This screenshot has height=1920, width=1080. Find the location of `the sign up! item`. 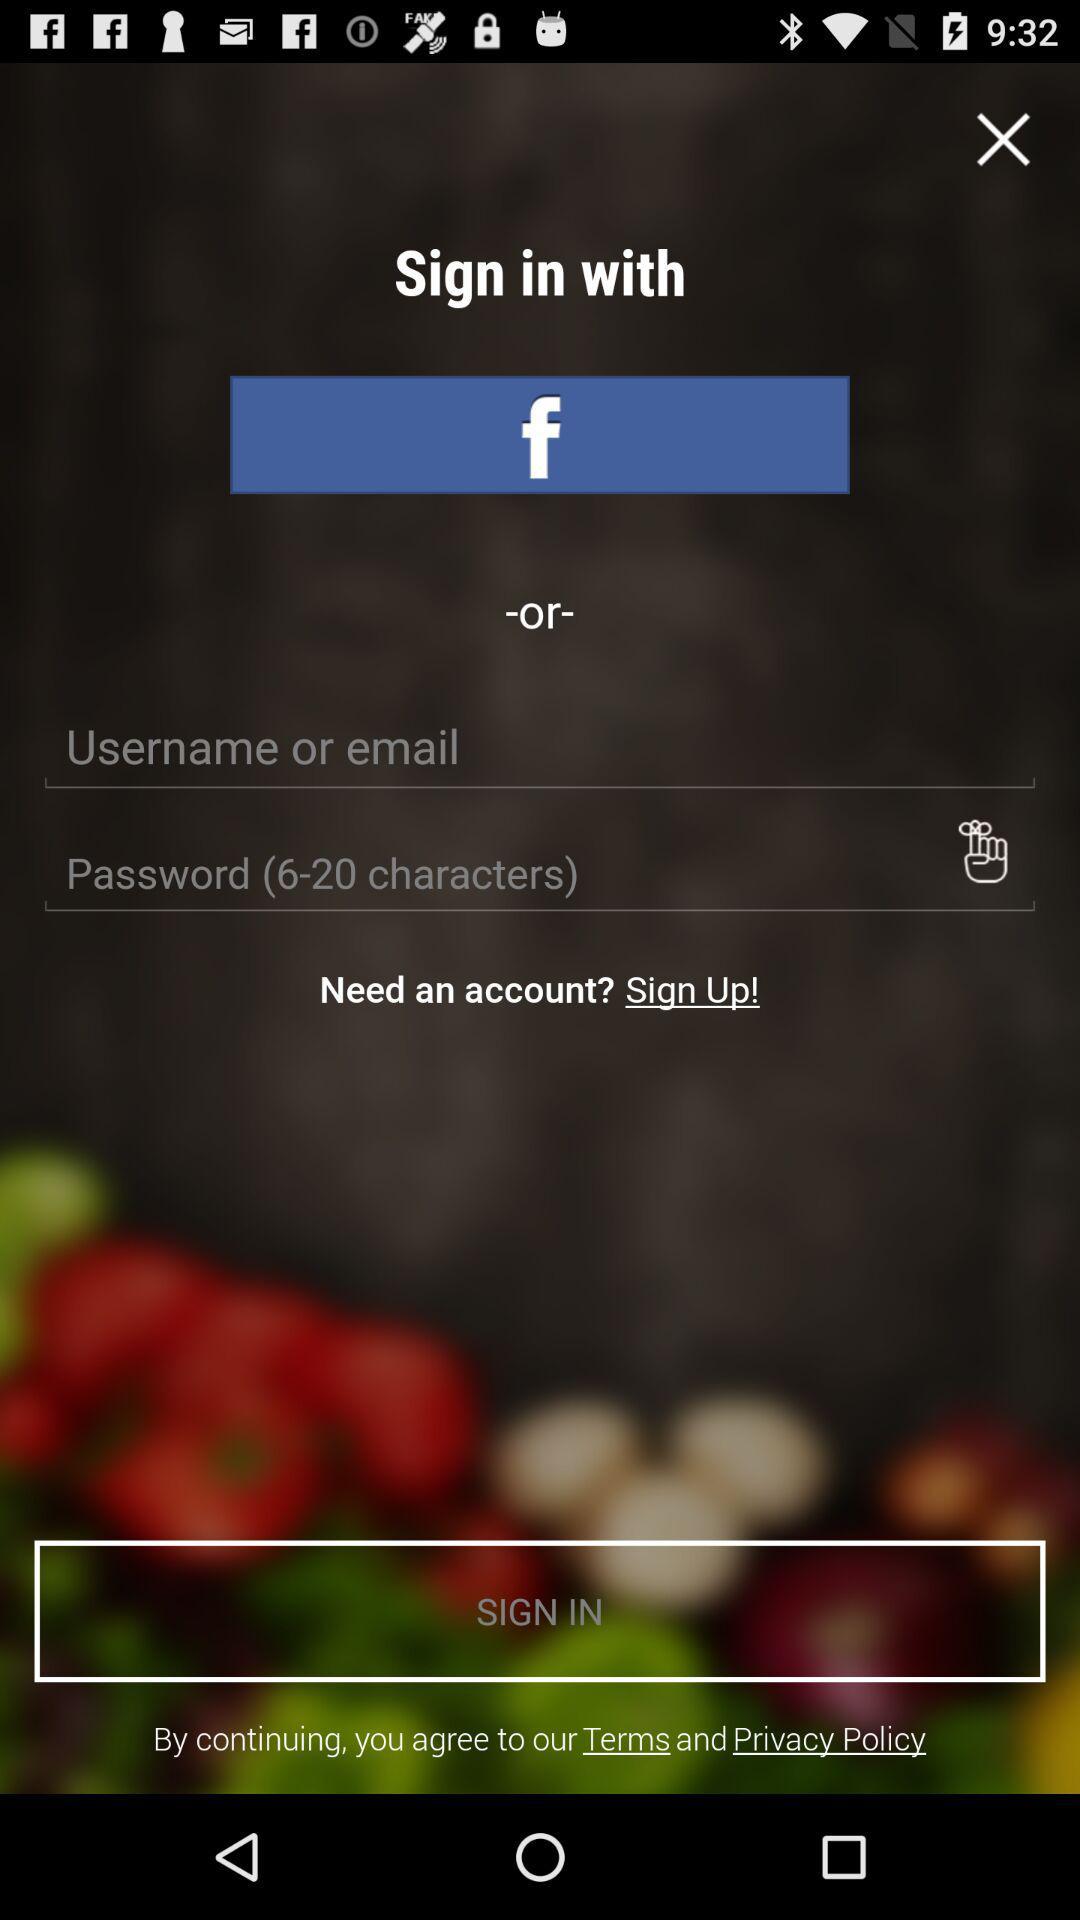

the sign up! item is located at coordinates (691, 988).